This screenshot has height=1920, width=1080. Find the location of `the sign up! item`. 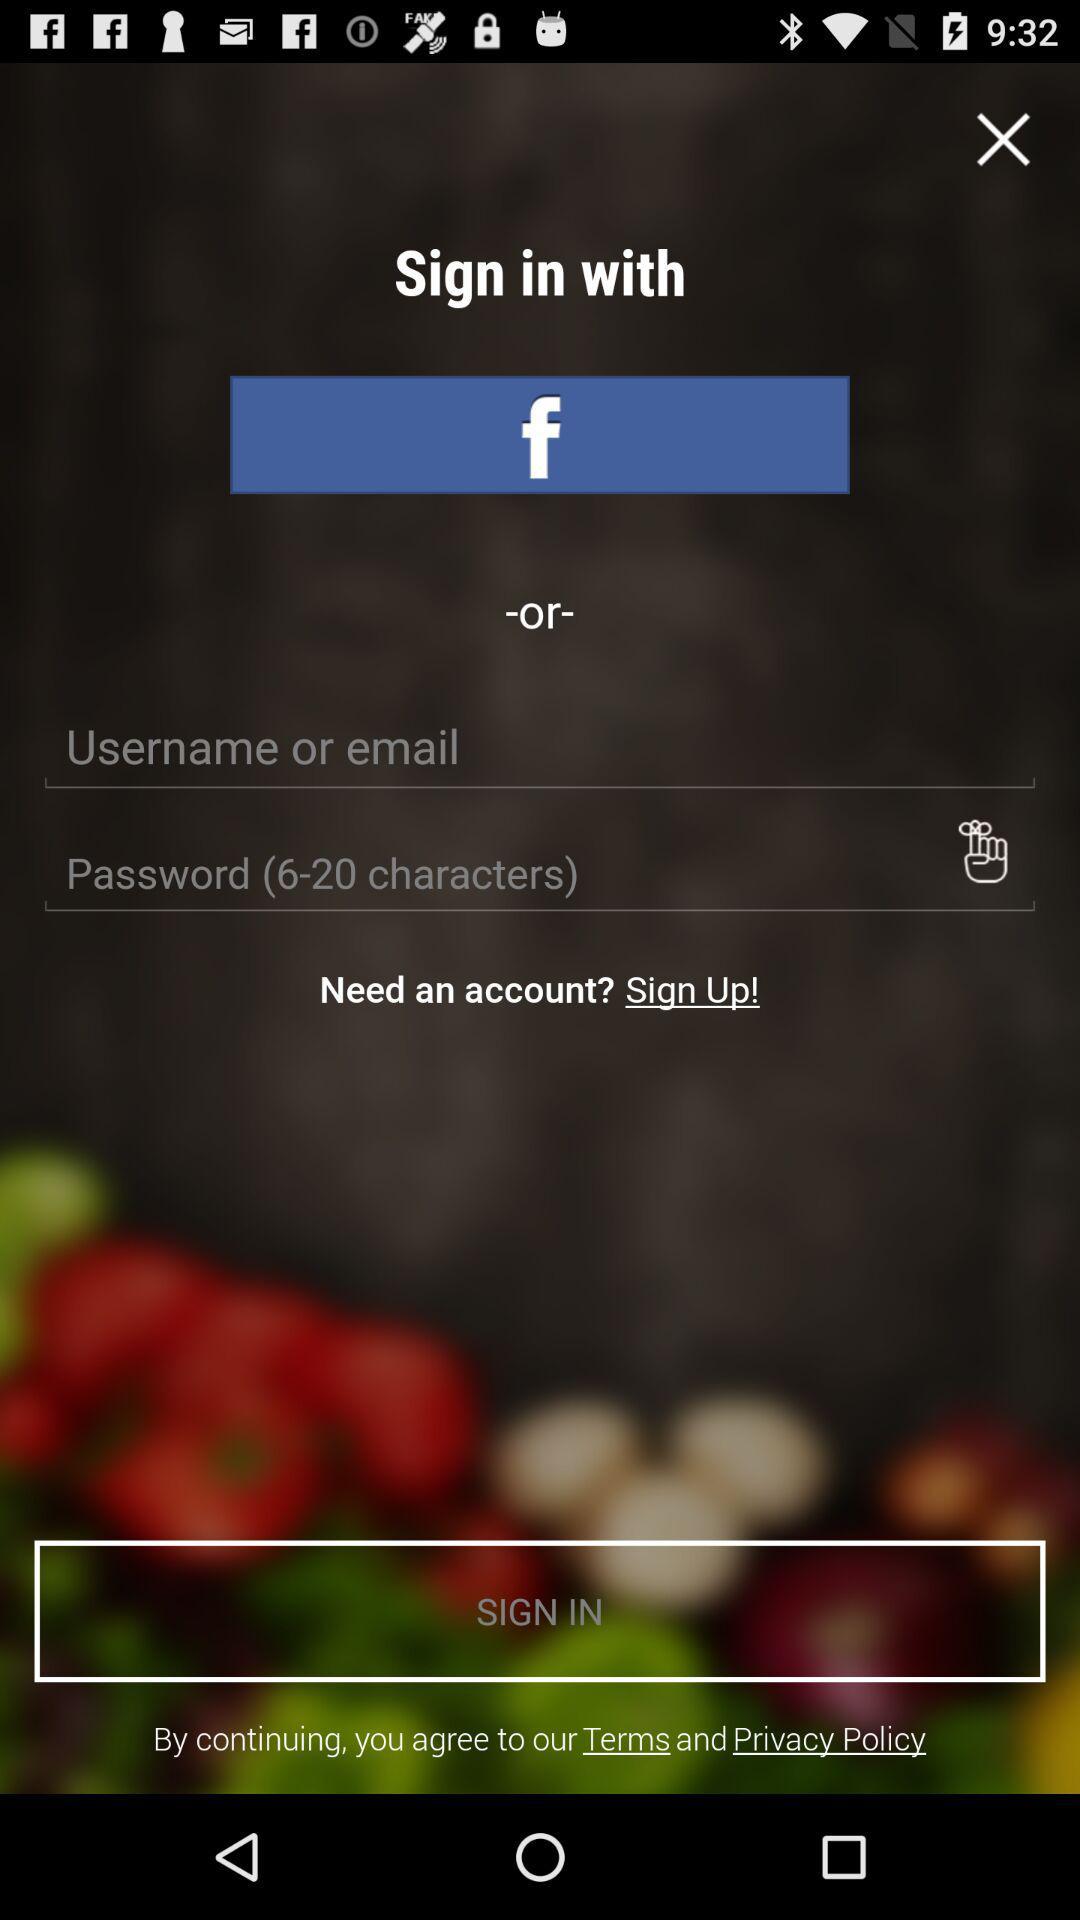

the sign up! item is located at coordinates (691, 988).